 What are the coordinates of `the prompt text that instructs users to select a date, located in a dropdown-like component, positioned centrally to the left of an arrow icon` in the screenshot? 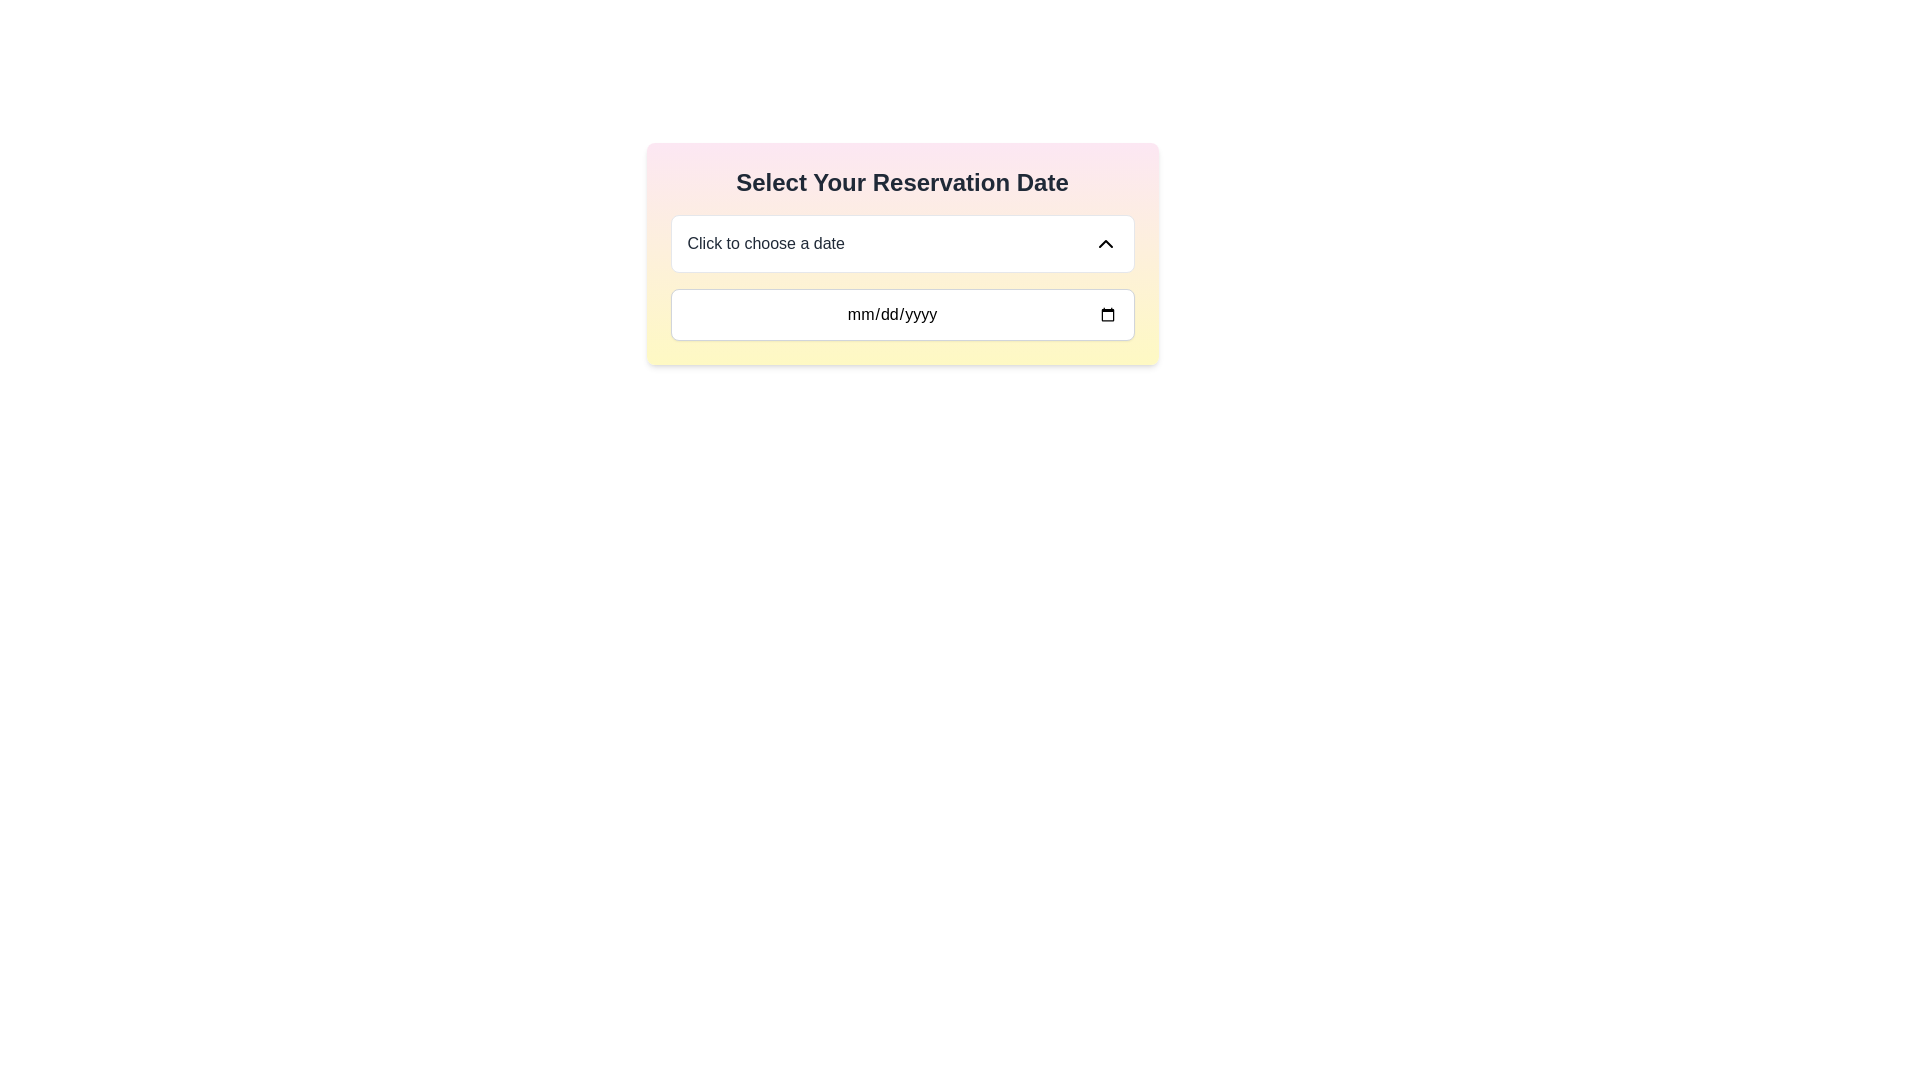 It's located at (765, 242).